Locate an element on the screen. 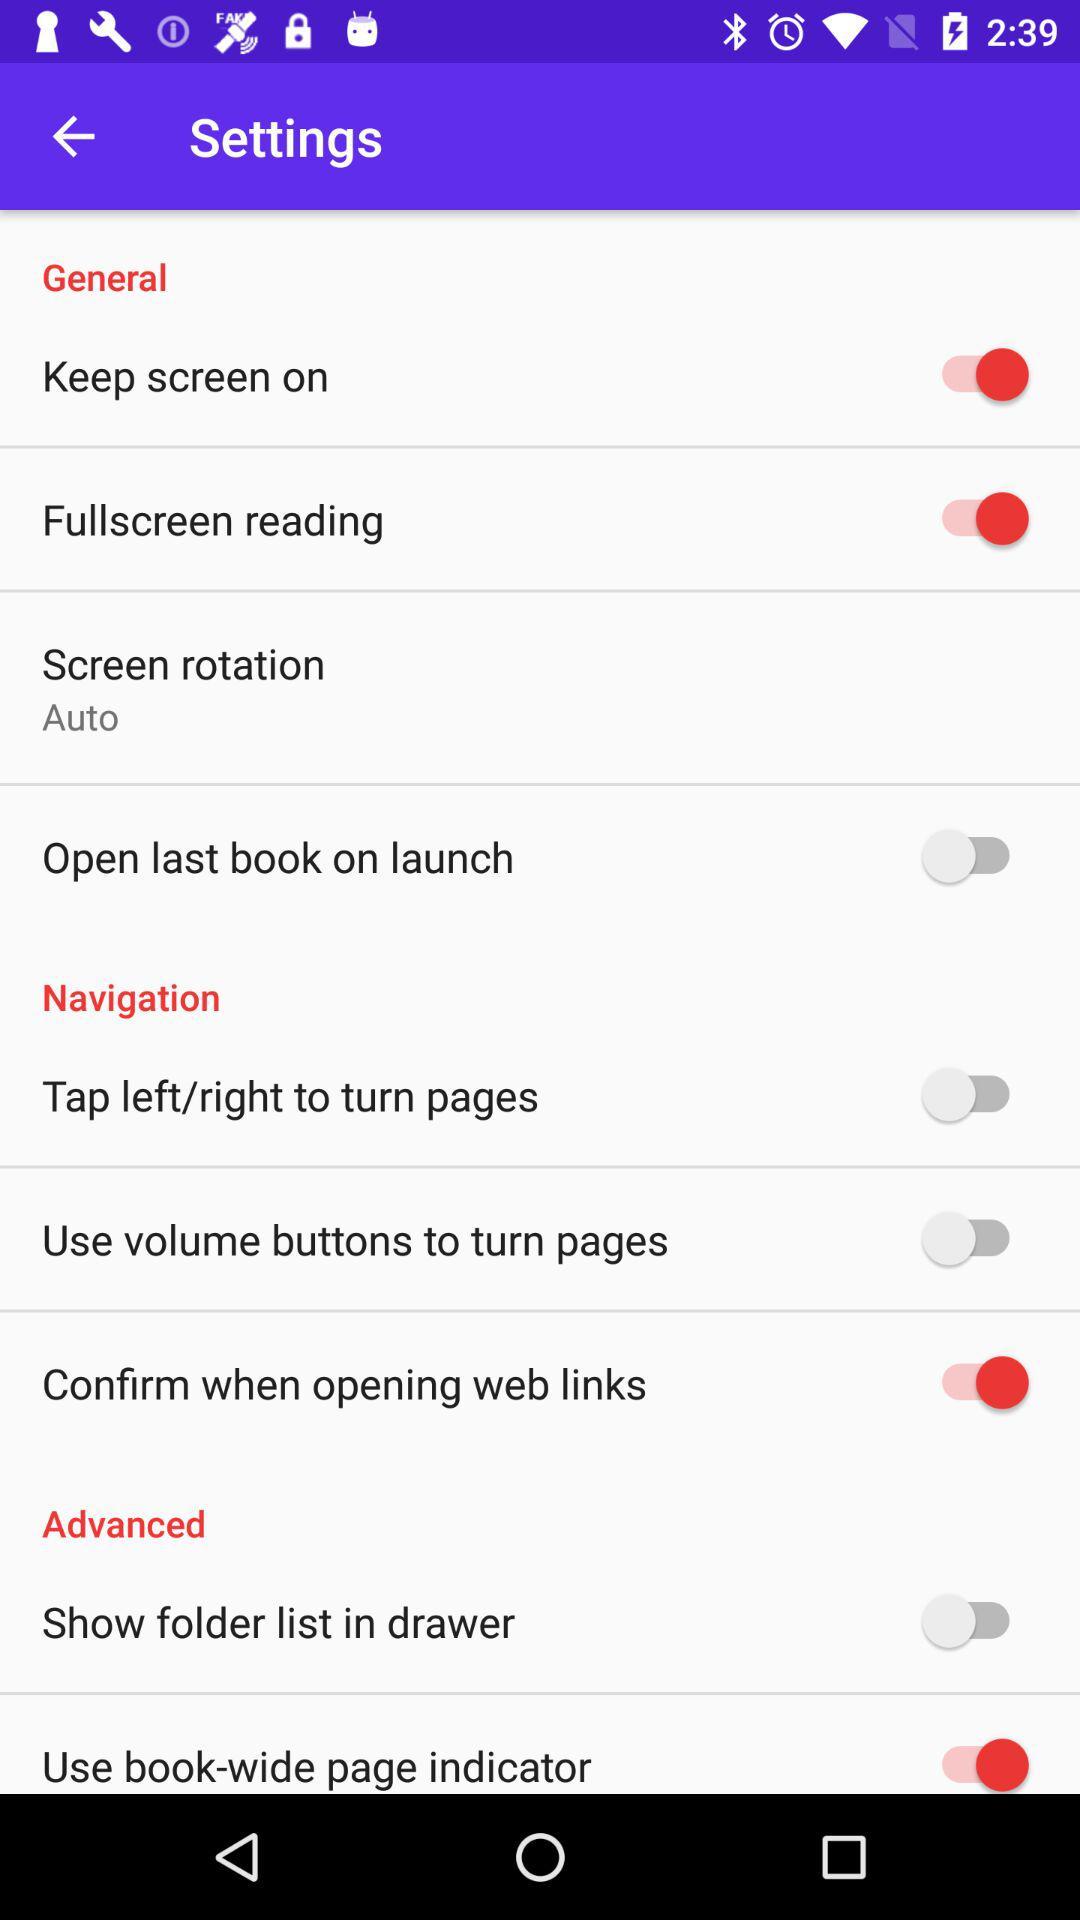 This screenshot has height=1920, width=1080. the icon below the use volume buttons item is located at coordinates (343, 1381).